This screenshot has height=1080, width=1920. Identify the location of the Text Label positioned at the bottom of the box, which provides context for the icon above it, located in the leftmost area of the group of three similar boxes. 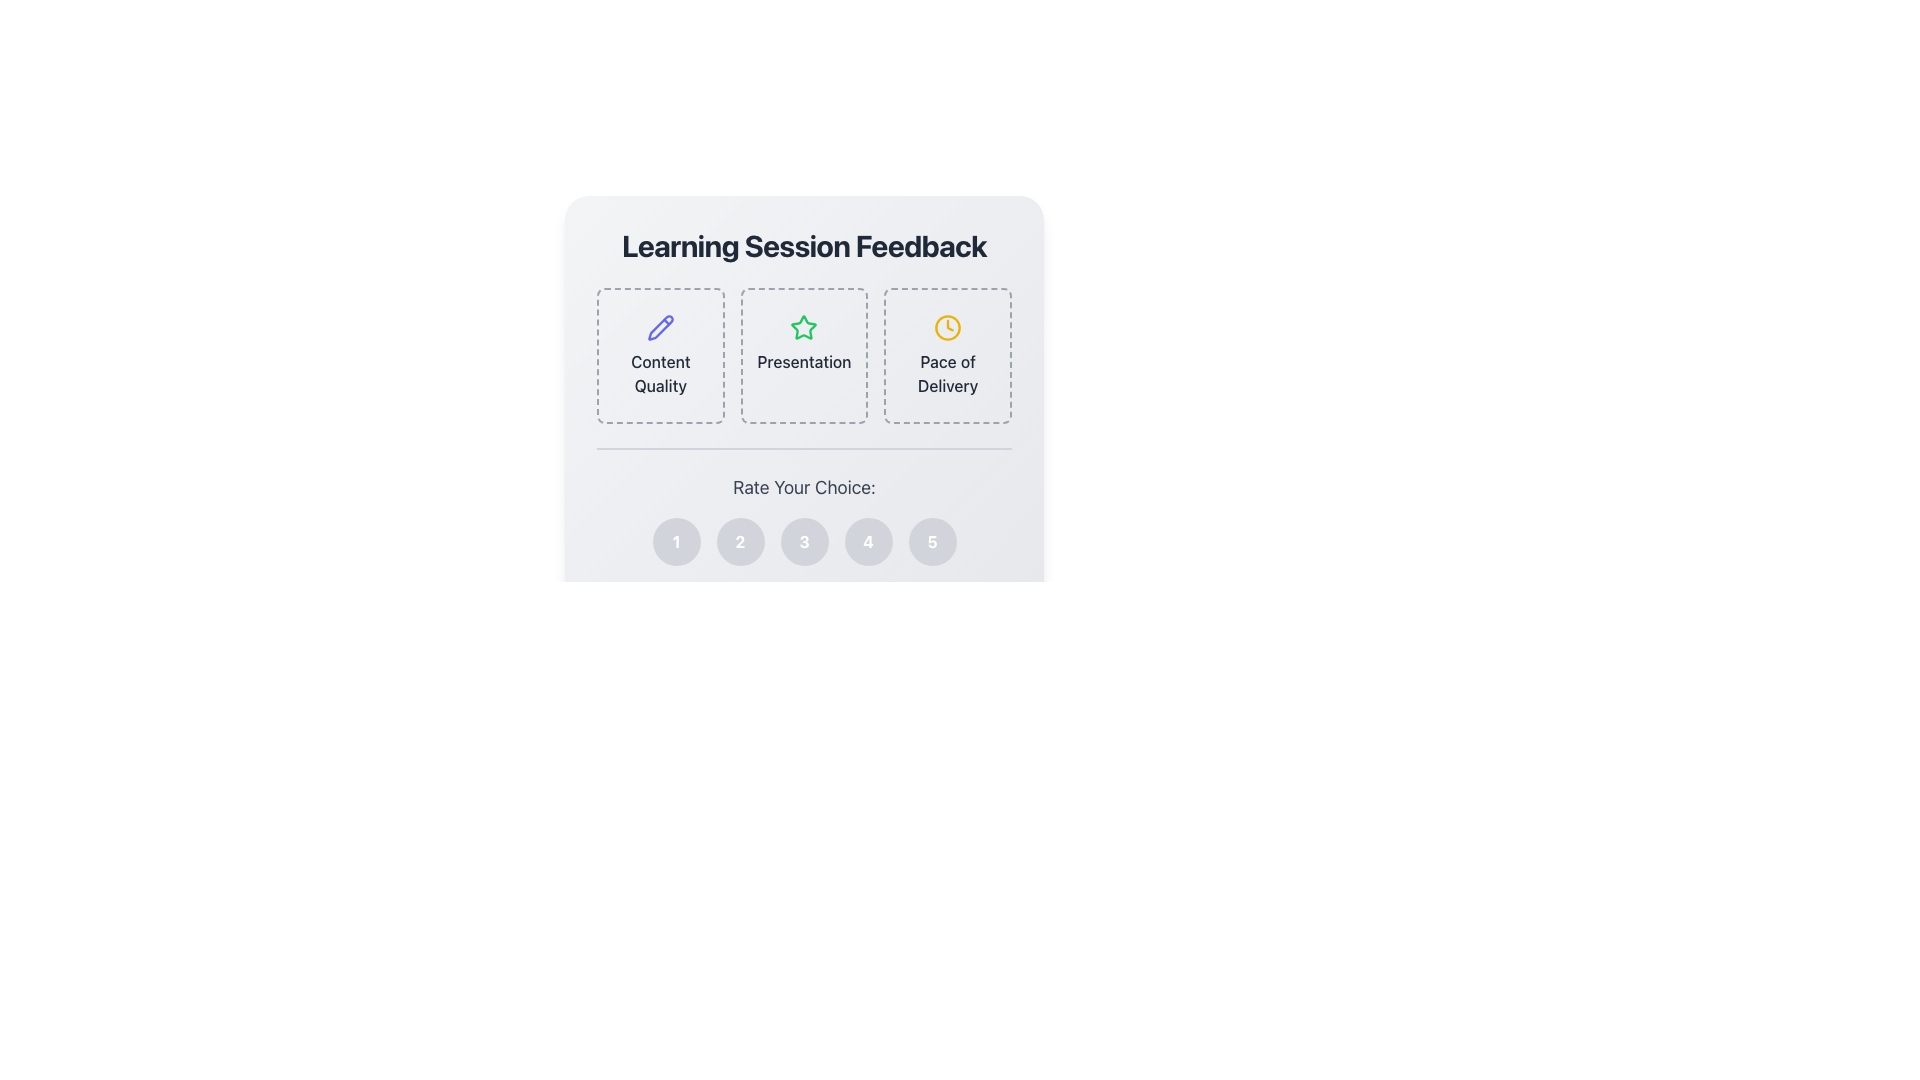
(660, 374).